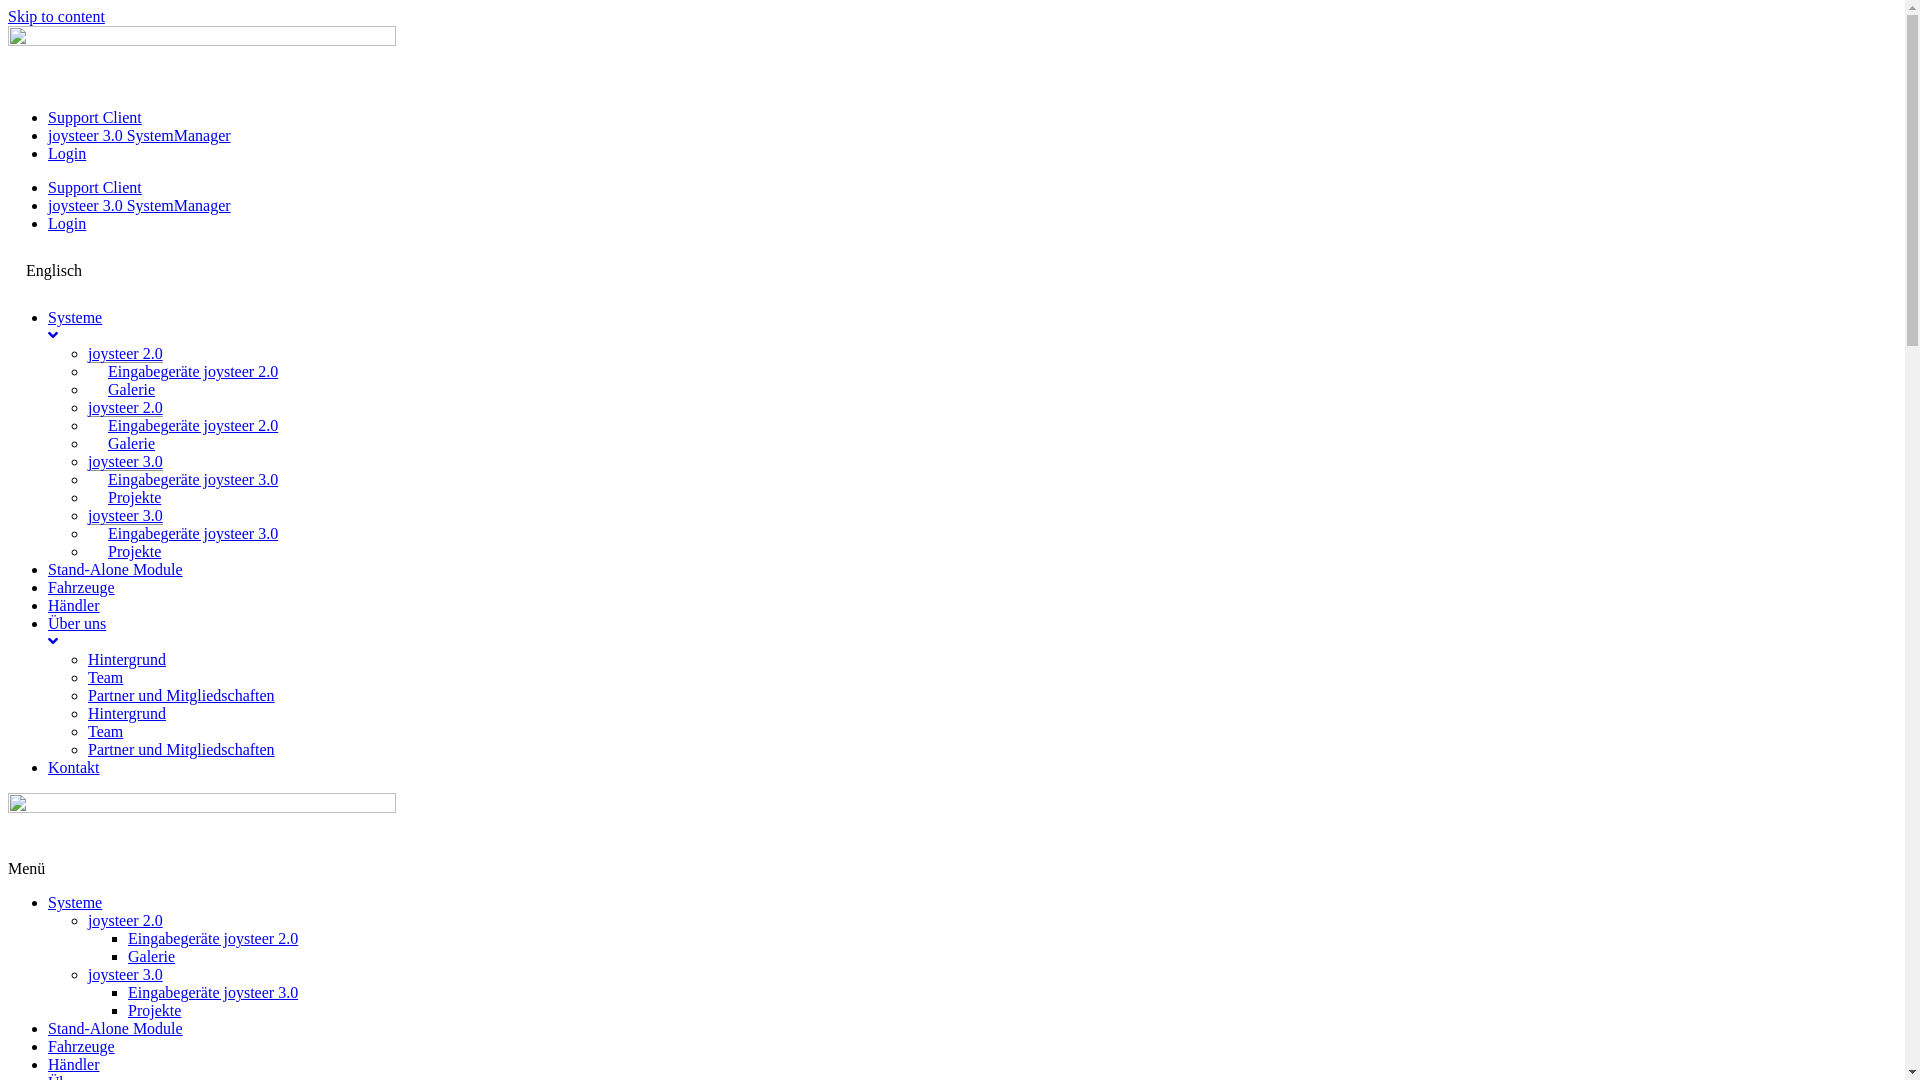 The image size is (1920, 1080). I want to click on 'Fahrzeuge', so click(80, 1045).